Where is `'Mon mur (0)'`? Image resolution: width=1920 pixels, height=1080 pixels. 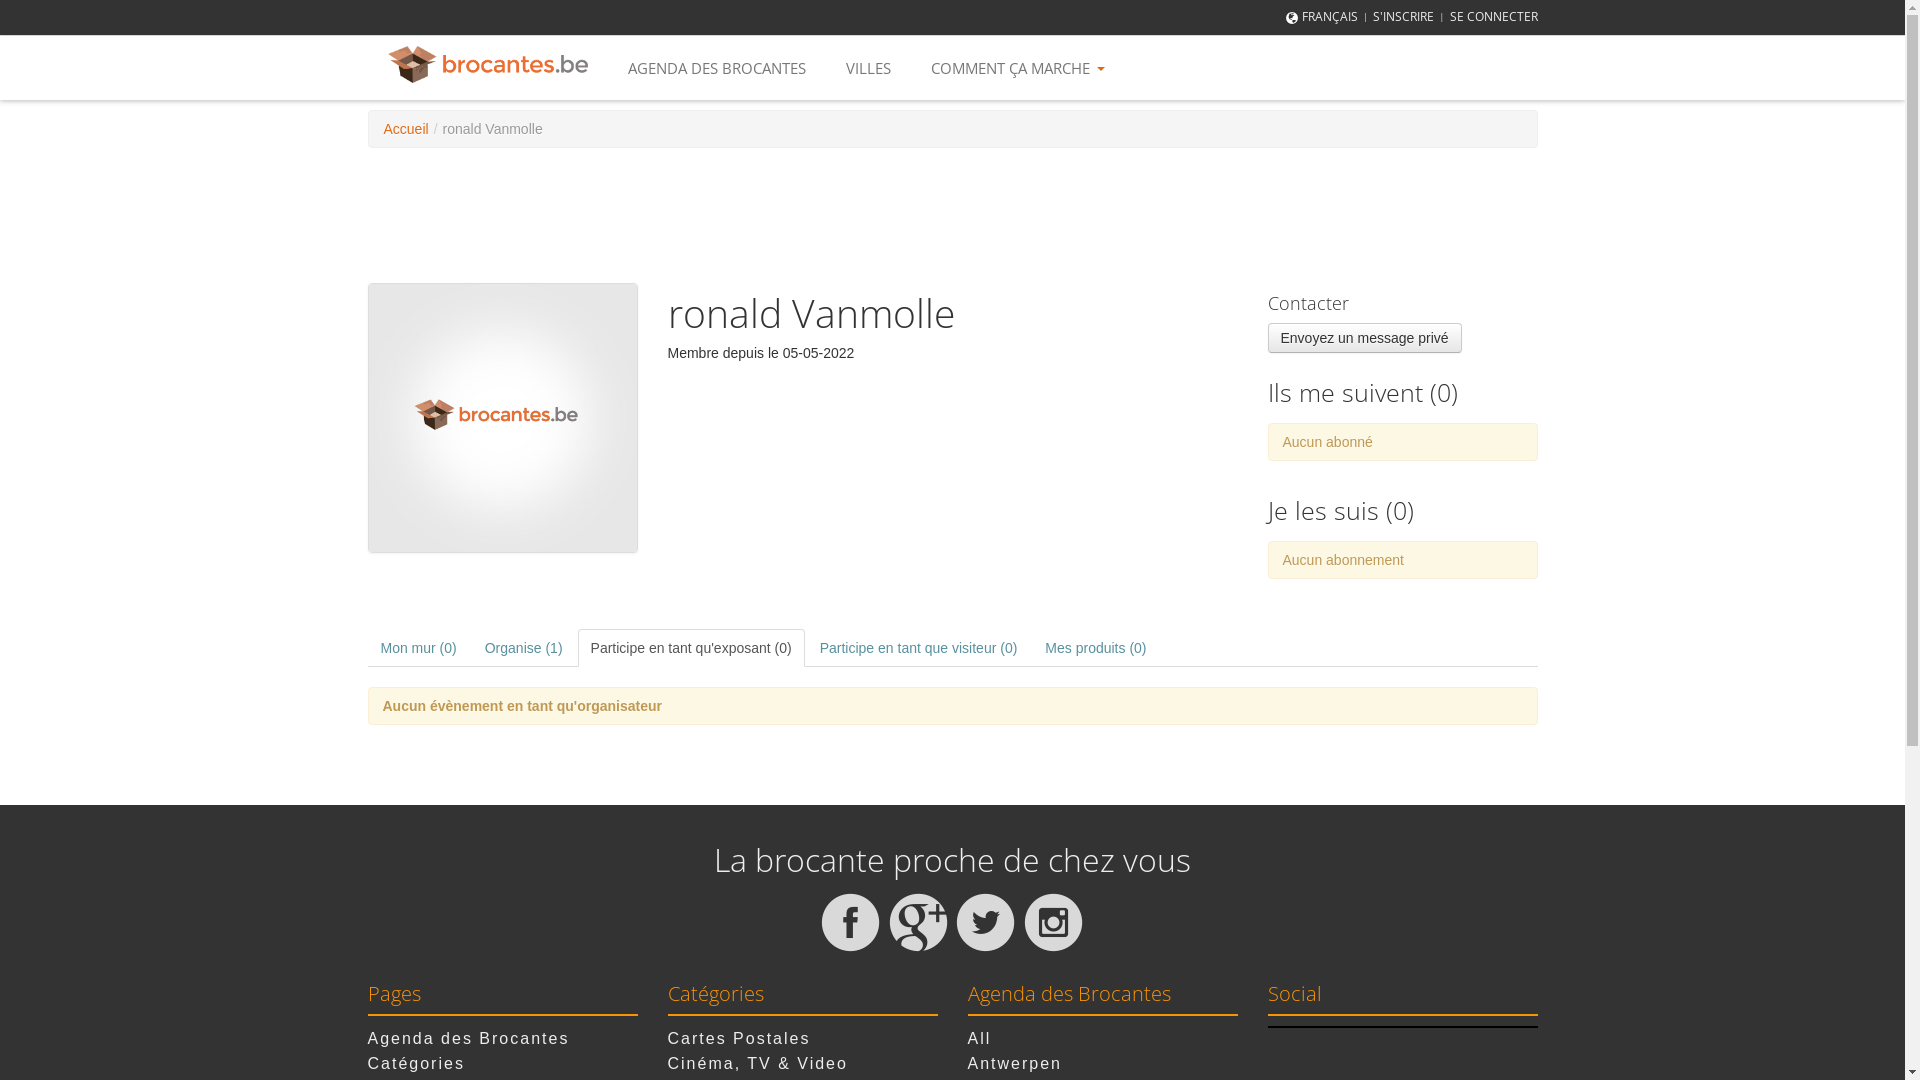 'Mon mur (0)' is located at coordinates (417, 648).